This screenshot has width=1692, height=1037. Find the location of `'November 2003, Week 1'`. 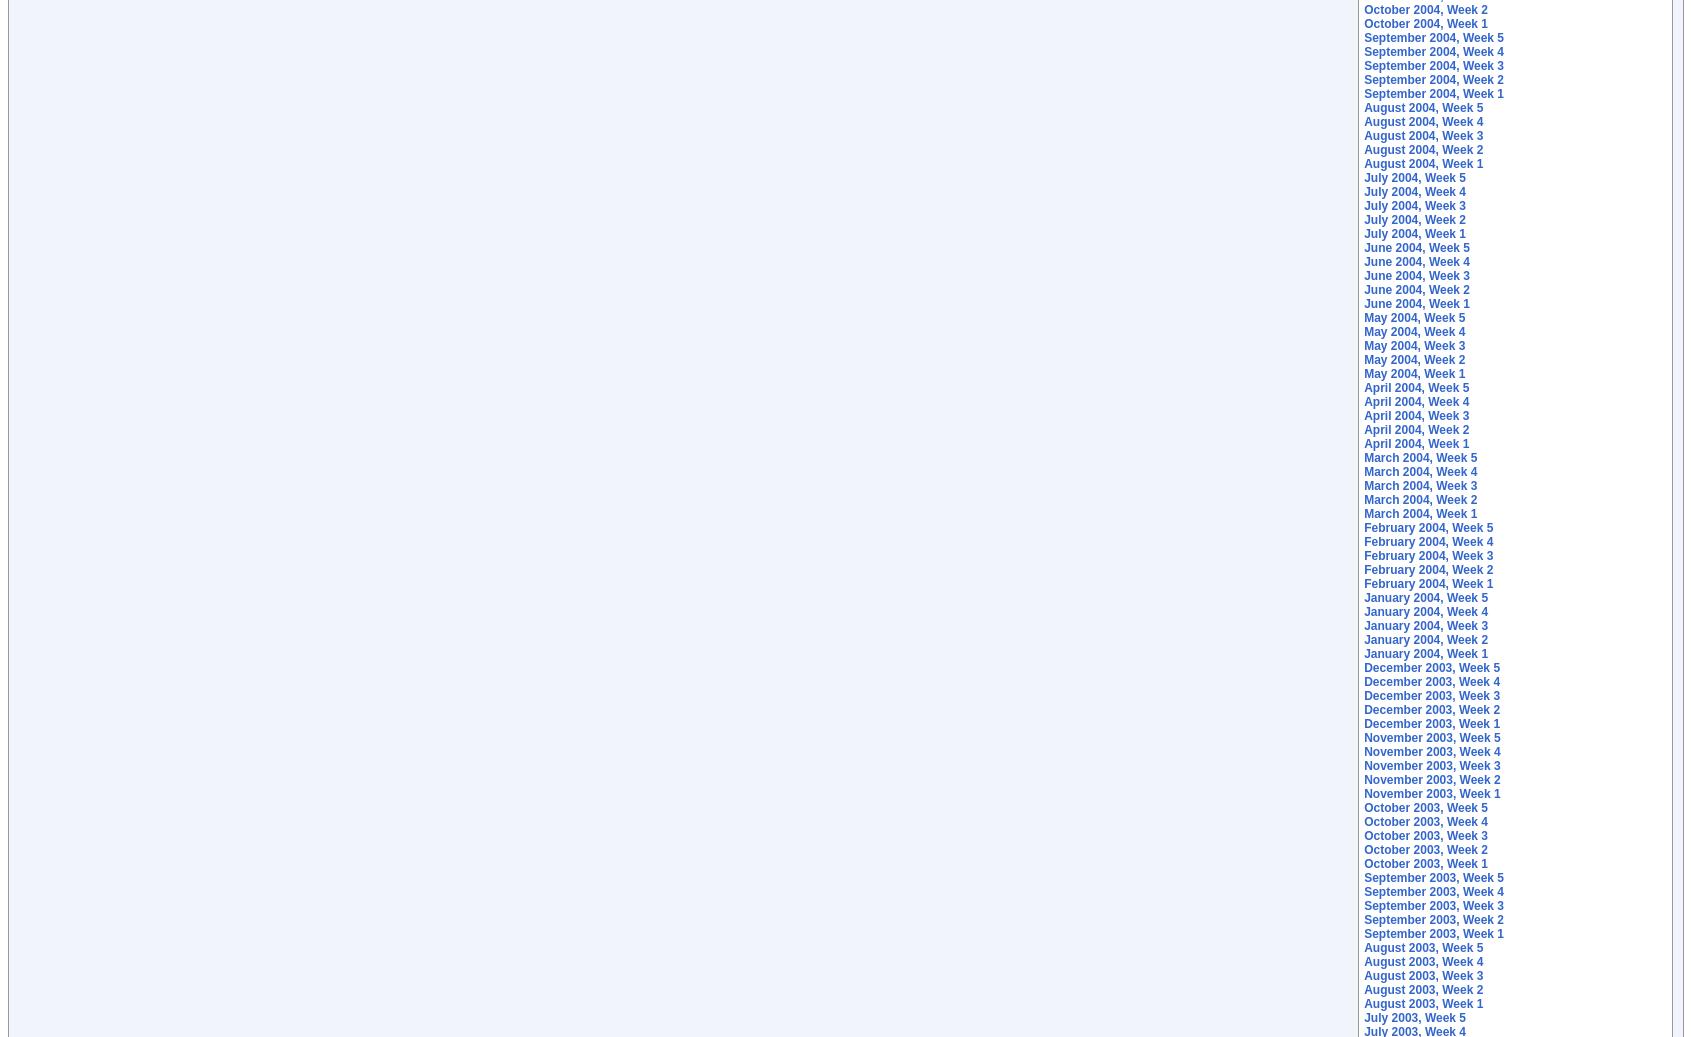

'November 2003, Week 1' is located at coordinates (1430, 794).